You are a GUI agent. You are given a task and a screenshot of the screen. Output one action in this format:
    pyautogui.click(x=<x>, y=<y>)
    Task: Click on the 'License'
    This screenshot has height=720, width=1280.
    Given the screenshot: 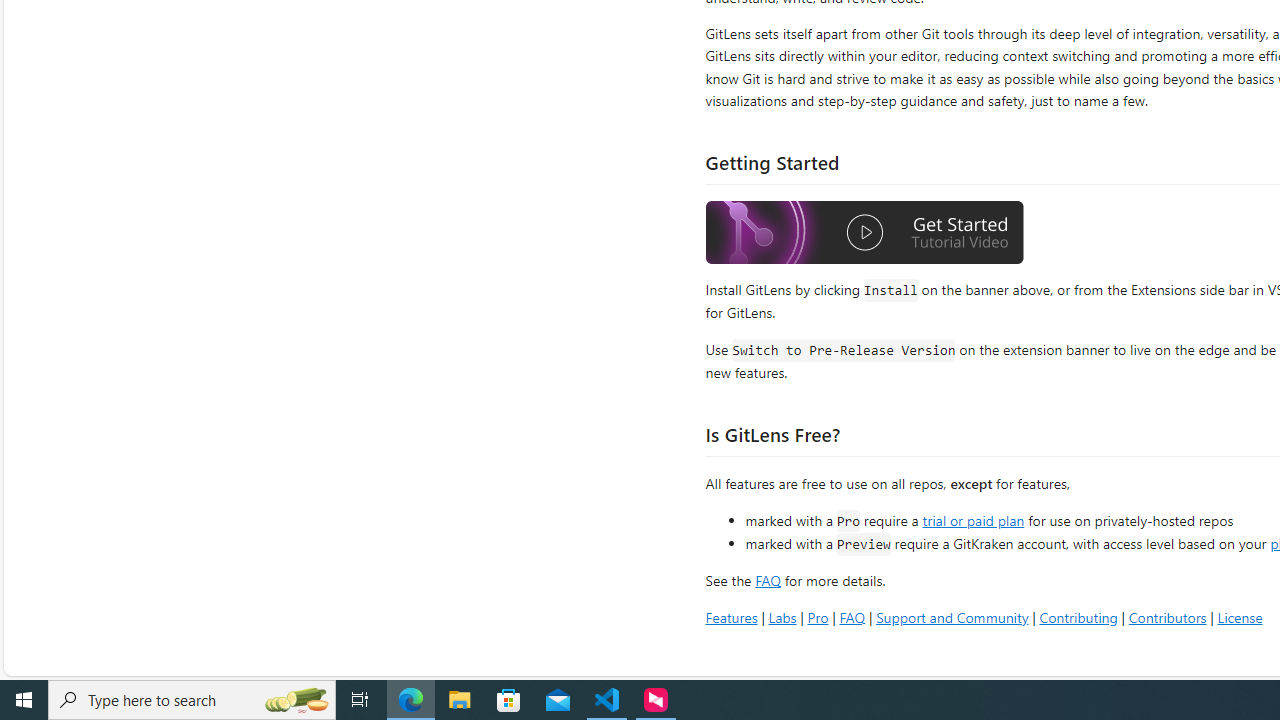 What is the action you would take?
    pyautogui.click(x=1239, y=616)
    